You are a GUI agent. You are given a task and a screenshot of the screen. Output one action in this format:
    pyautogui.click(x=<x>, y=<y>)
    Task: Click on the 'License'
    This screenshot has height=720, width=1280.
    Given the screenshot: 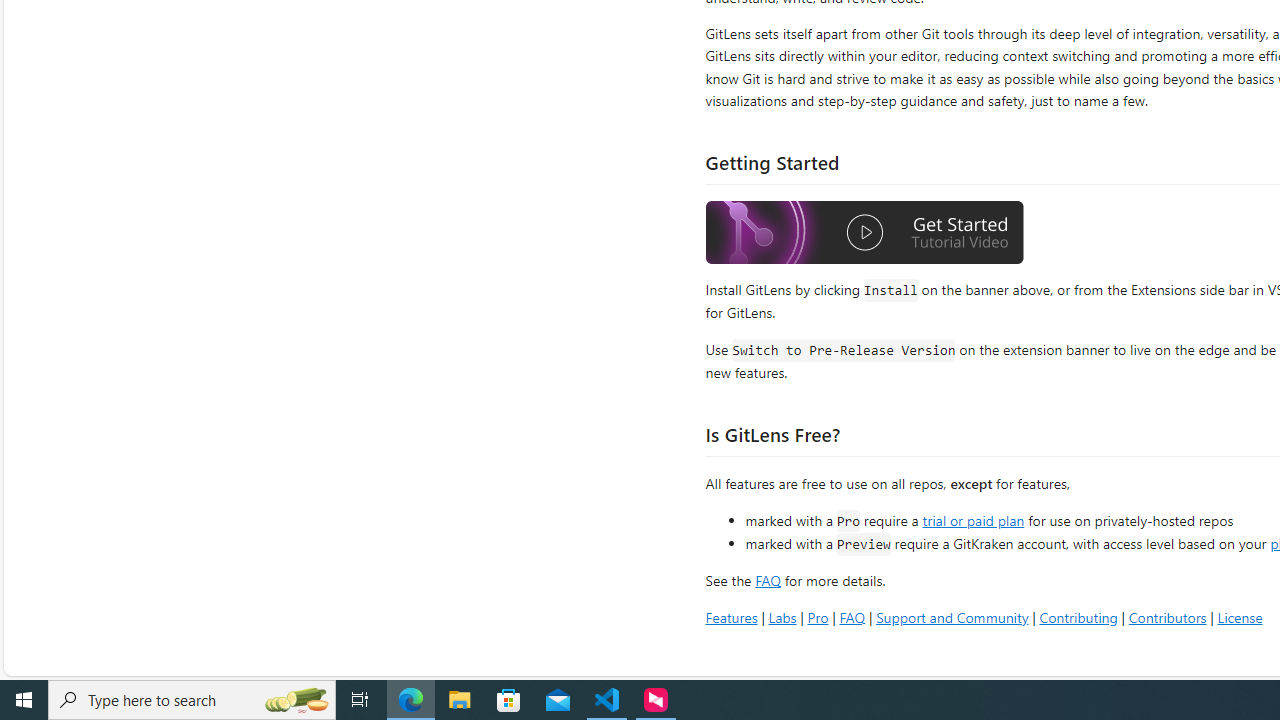 What is the action you would take?
    pyautogui.click(x=1239, y=616)
    